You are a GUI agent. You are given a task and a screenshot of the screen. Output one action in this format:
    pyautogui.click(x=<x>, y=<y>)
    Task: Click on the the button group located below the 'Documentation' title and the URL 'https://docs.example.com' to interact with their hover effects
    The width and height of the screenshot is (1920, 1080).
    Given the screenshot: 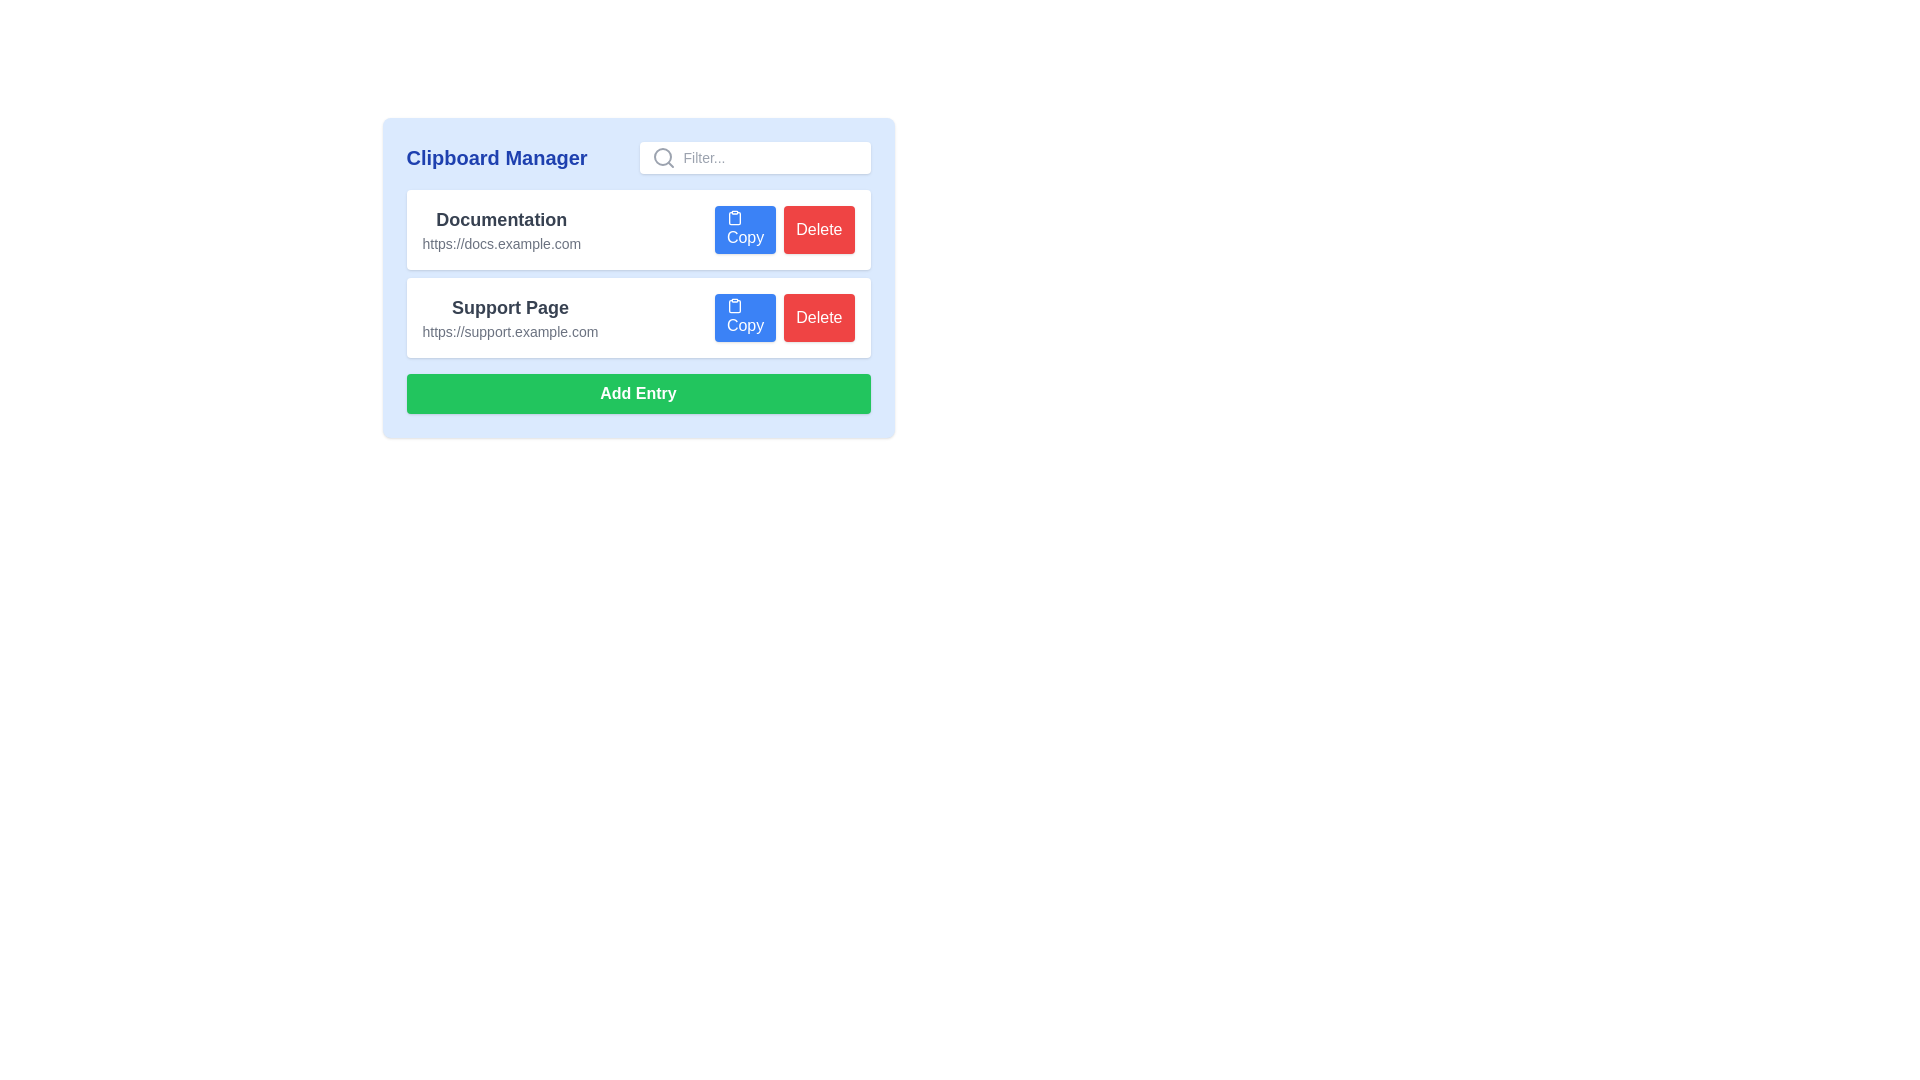 What is the action you would take?
    pyautogui.click(x=783, y=229)
    